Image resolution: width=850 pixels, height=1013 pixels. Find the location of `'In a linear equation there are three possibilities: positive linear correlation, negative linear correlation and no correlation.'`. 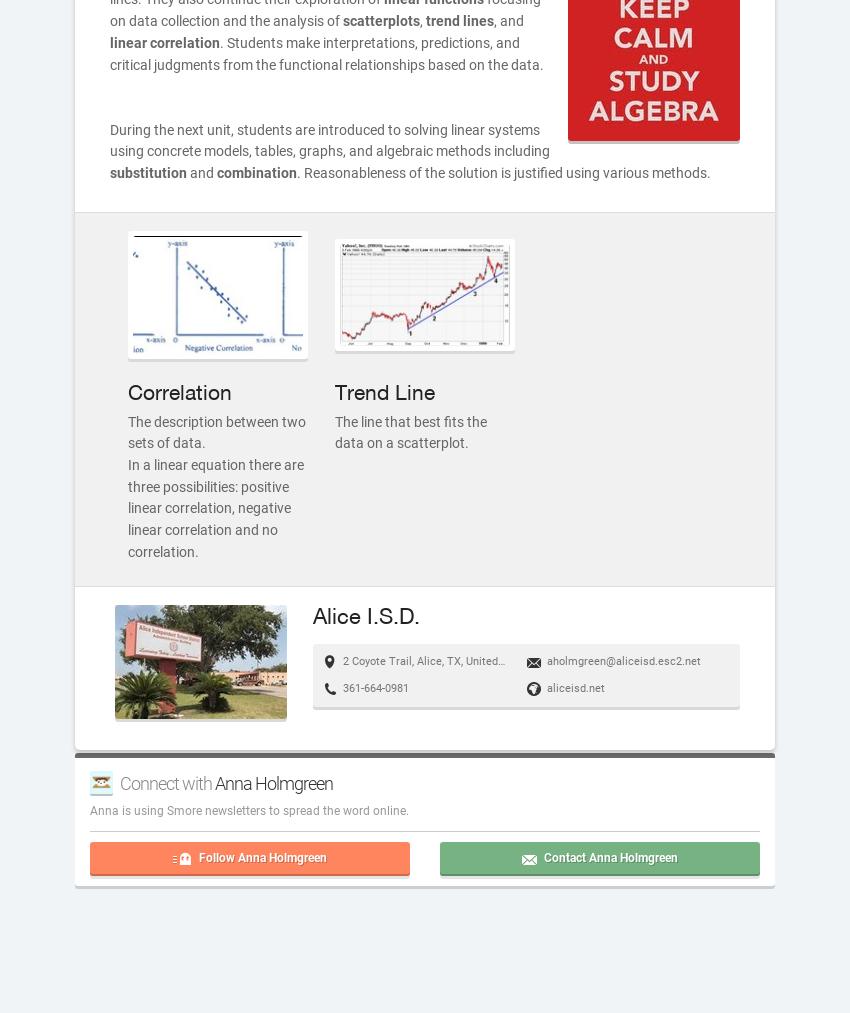

'In a linear equation there are three possibilities: positive linear correlation, negative linear correlation and no correlation.' is located at coordinates (128, 506).